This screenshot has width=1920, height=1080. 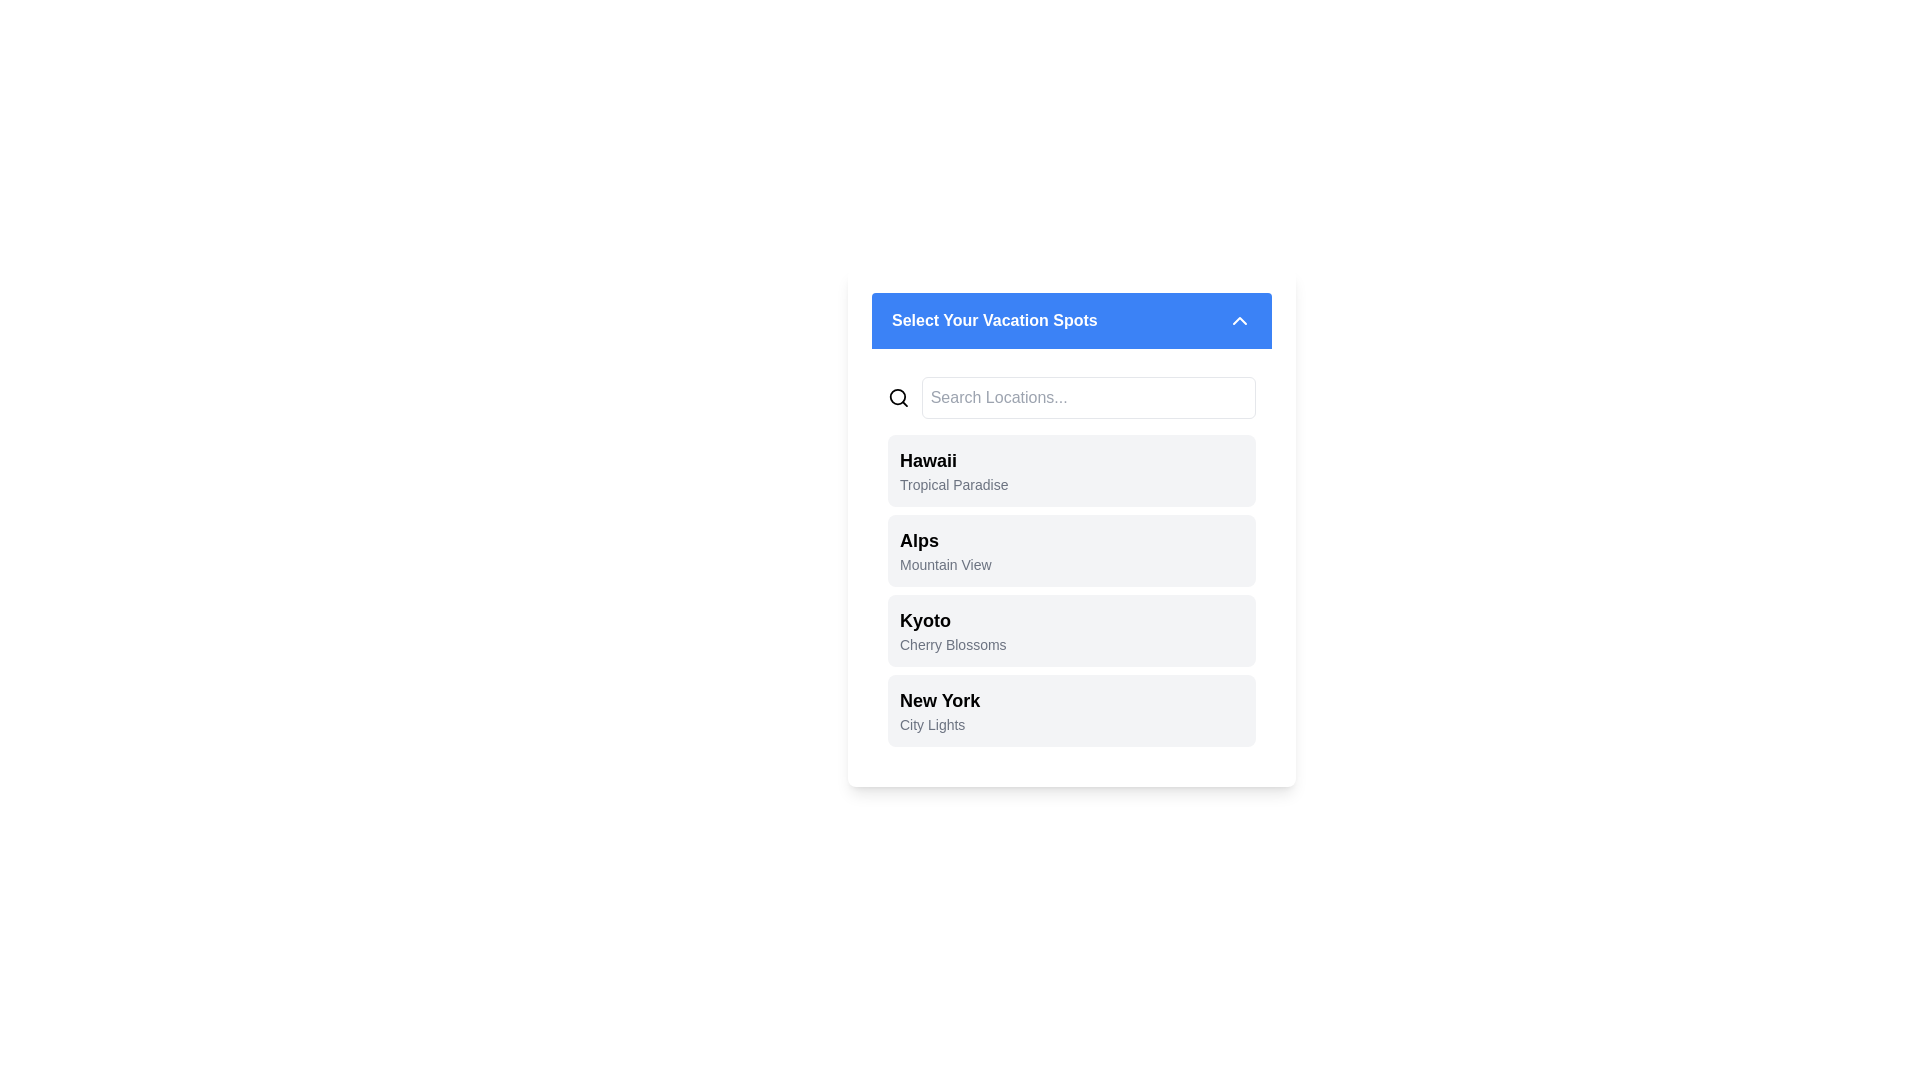 I want to click on the bold 'Hawaii' text element, which is the title of the first destination in the list, so click(x=953, y=461).